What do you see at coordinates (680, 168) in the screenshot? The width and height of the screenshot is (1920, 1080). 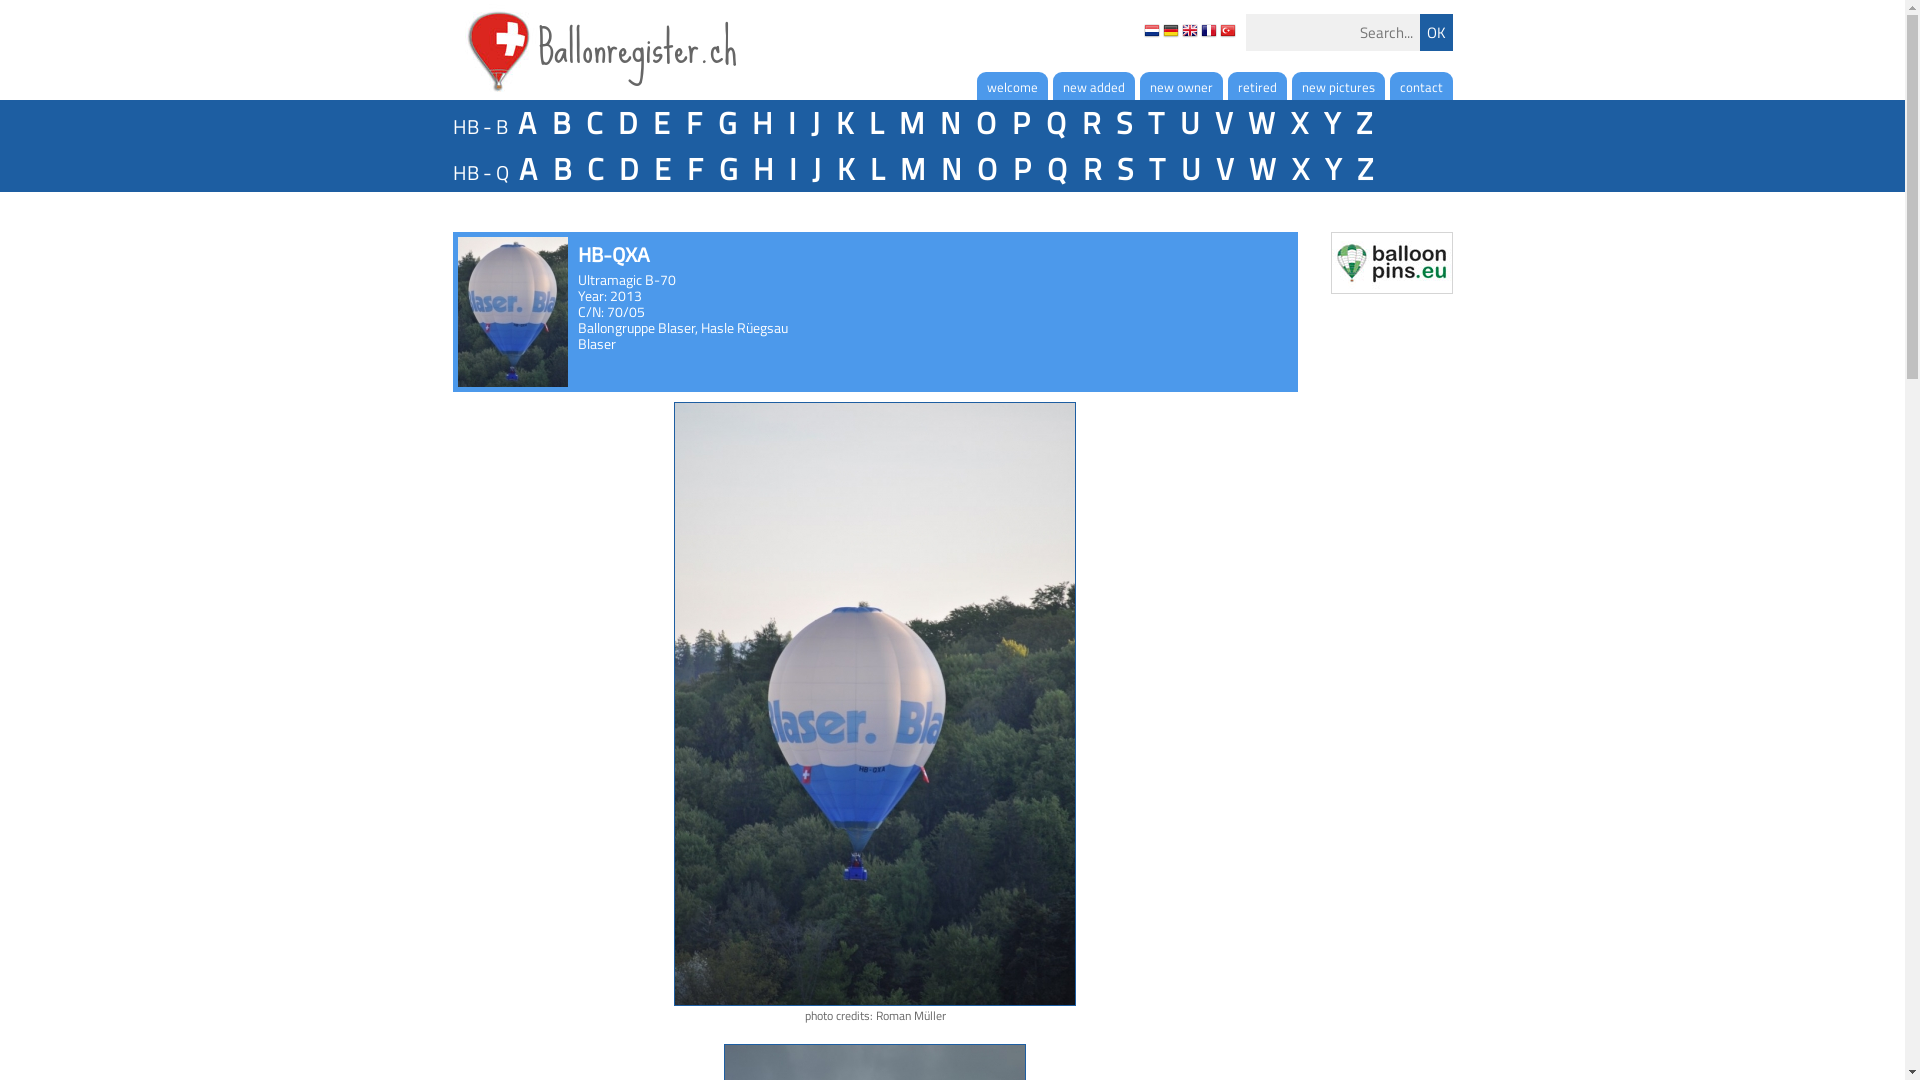 I see `'F'` at bounding box center [680, 168].